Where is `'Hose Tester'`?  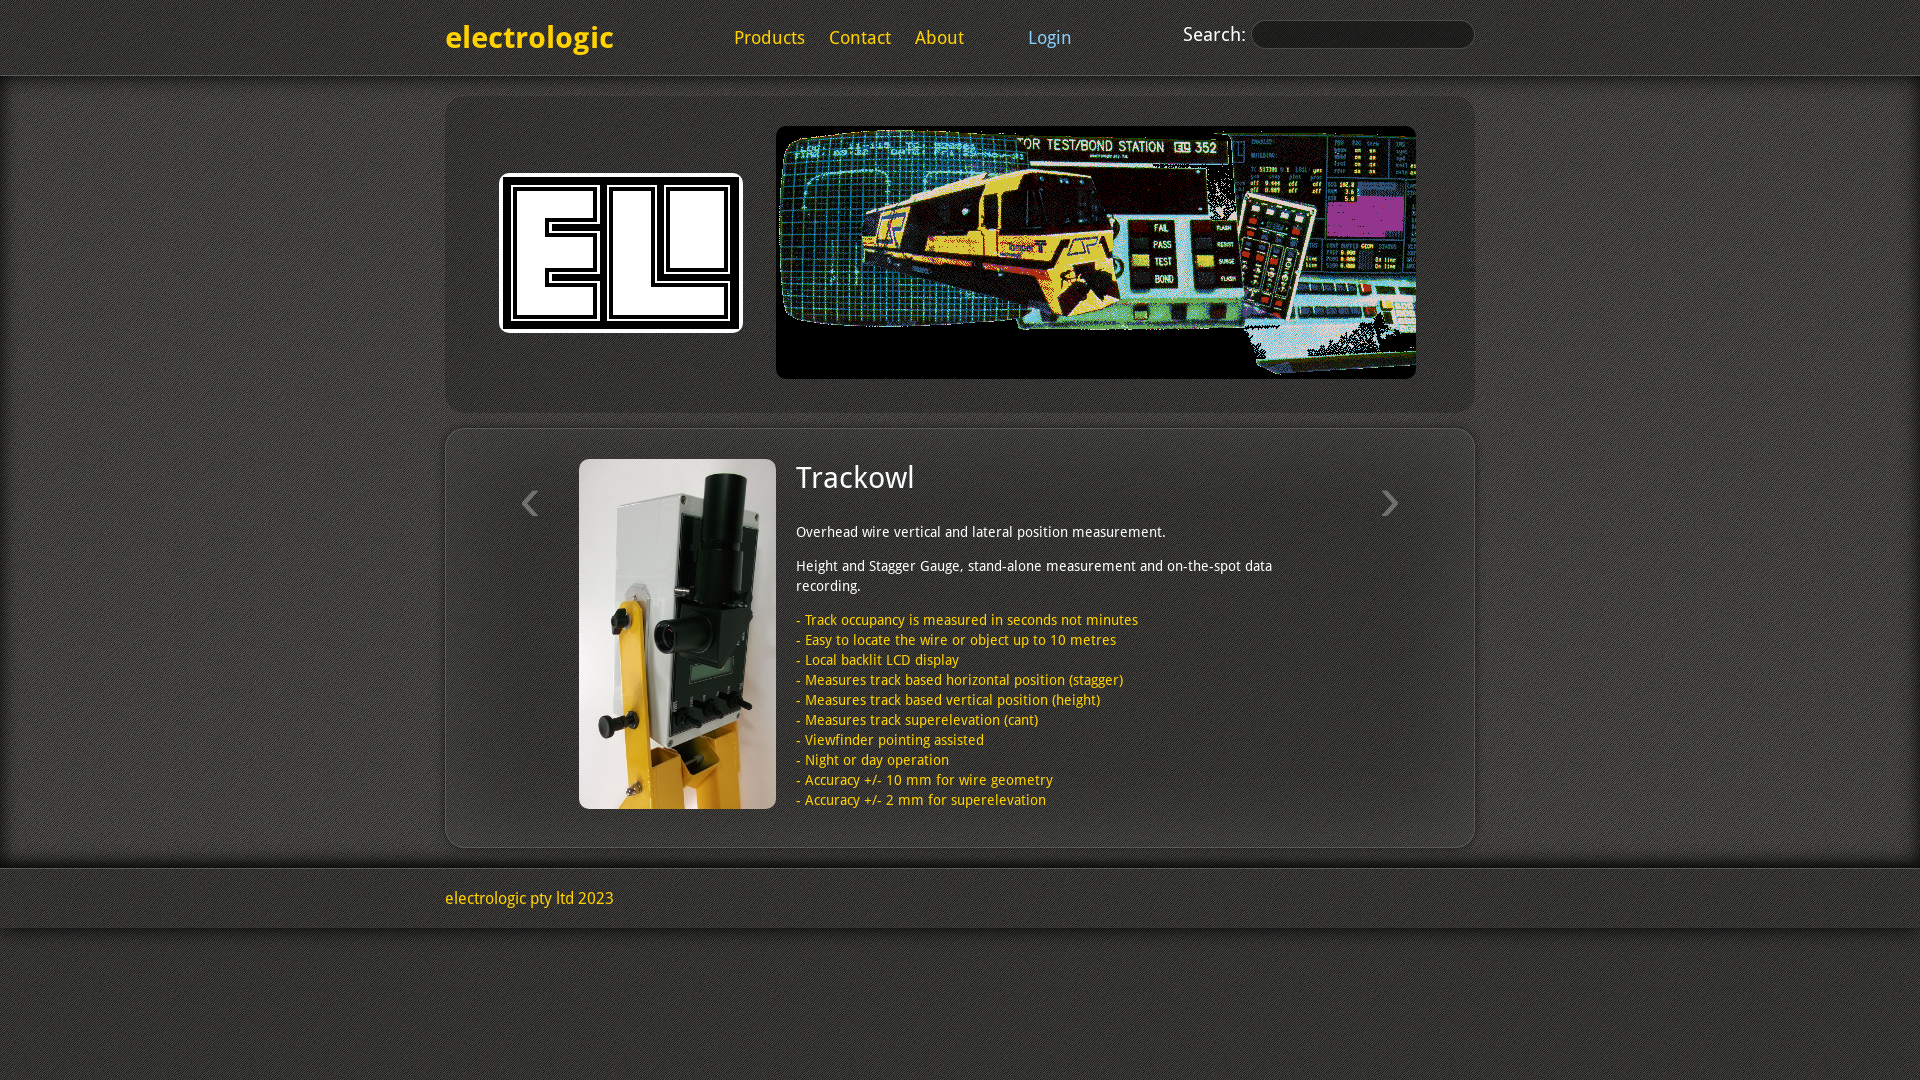
'Hose Tester' is located at coordinates (1736, 477).